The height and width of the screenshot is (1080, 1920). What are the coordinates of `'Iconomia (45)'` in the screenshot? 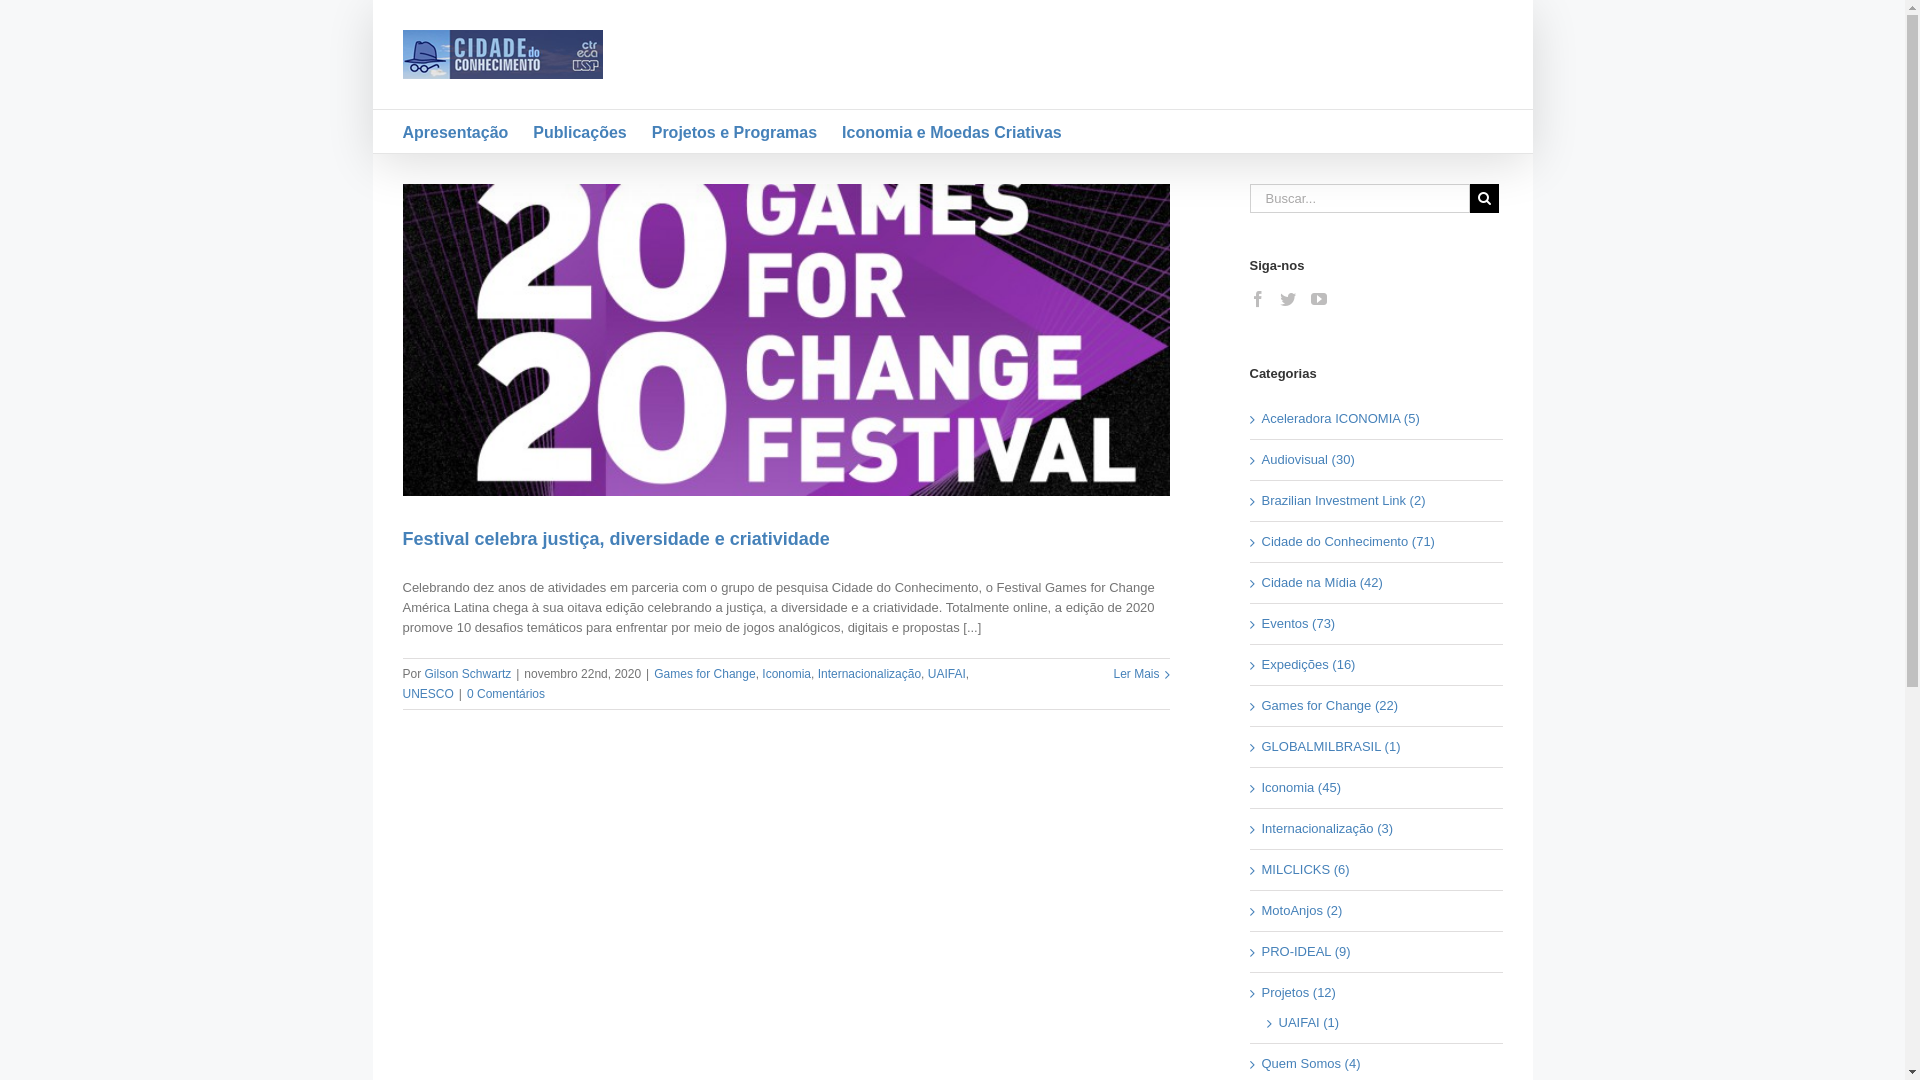 It's located at (1376, 786).